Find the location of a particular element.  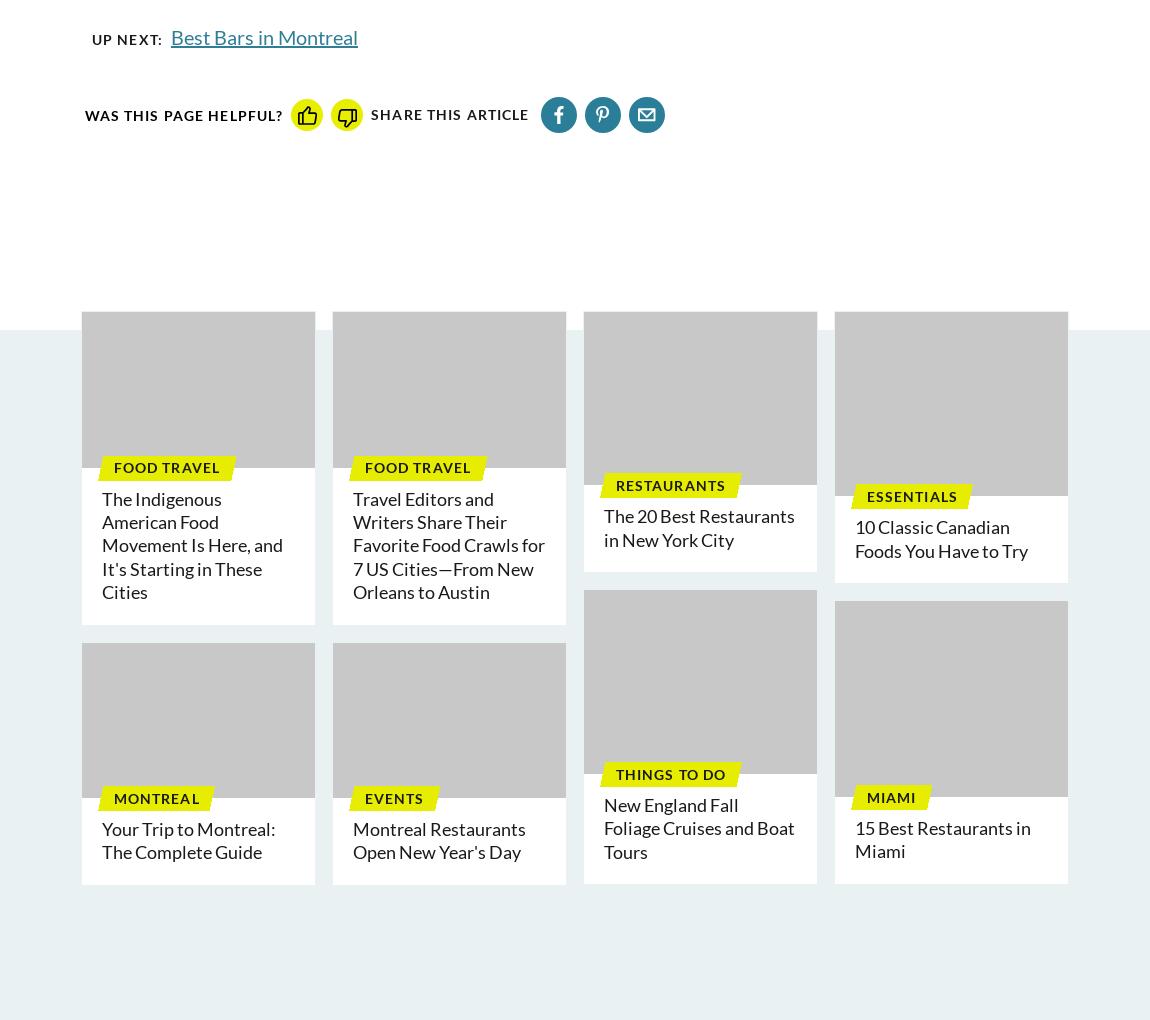

'Best Bars in Montreal' is located at coordinates (262, 36).